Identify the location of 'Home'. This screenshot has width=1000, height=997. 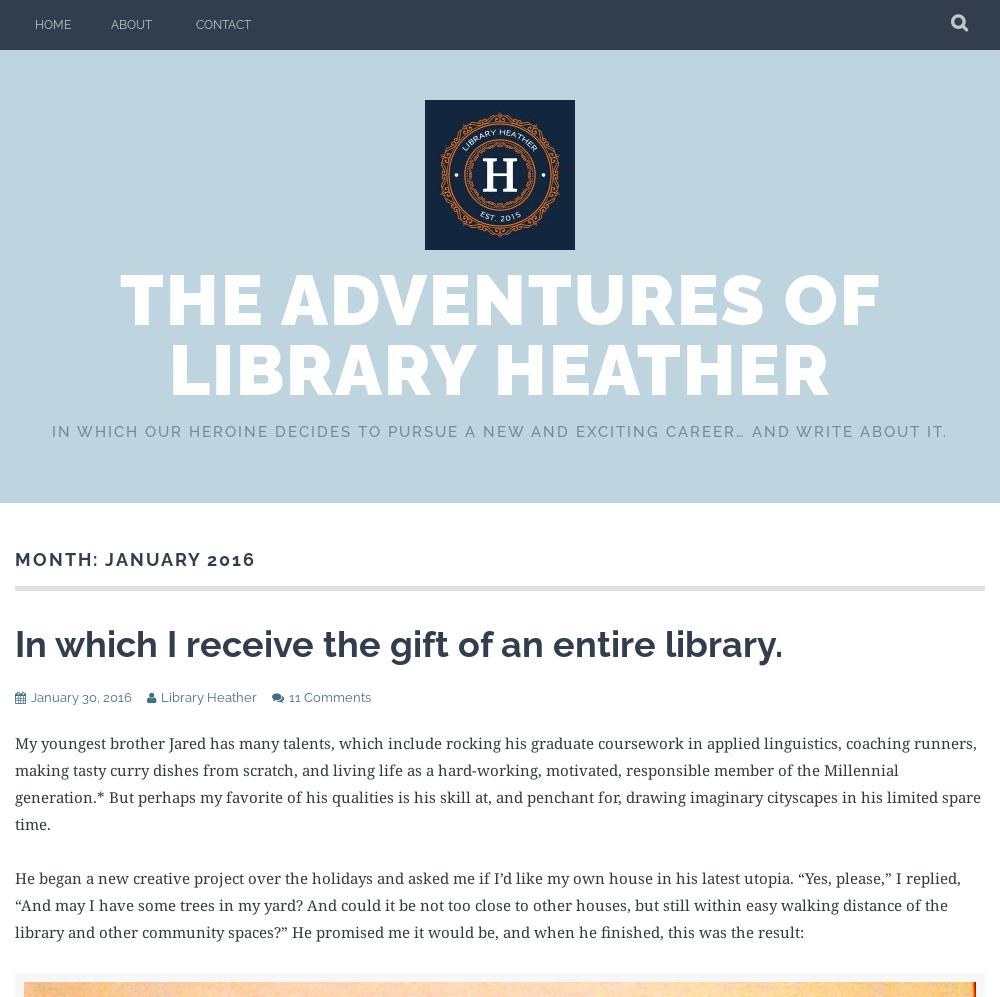
(53, 25).